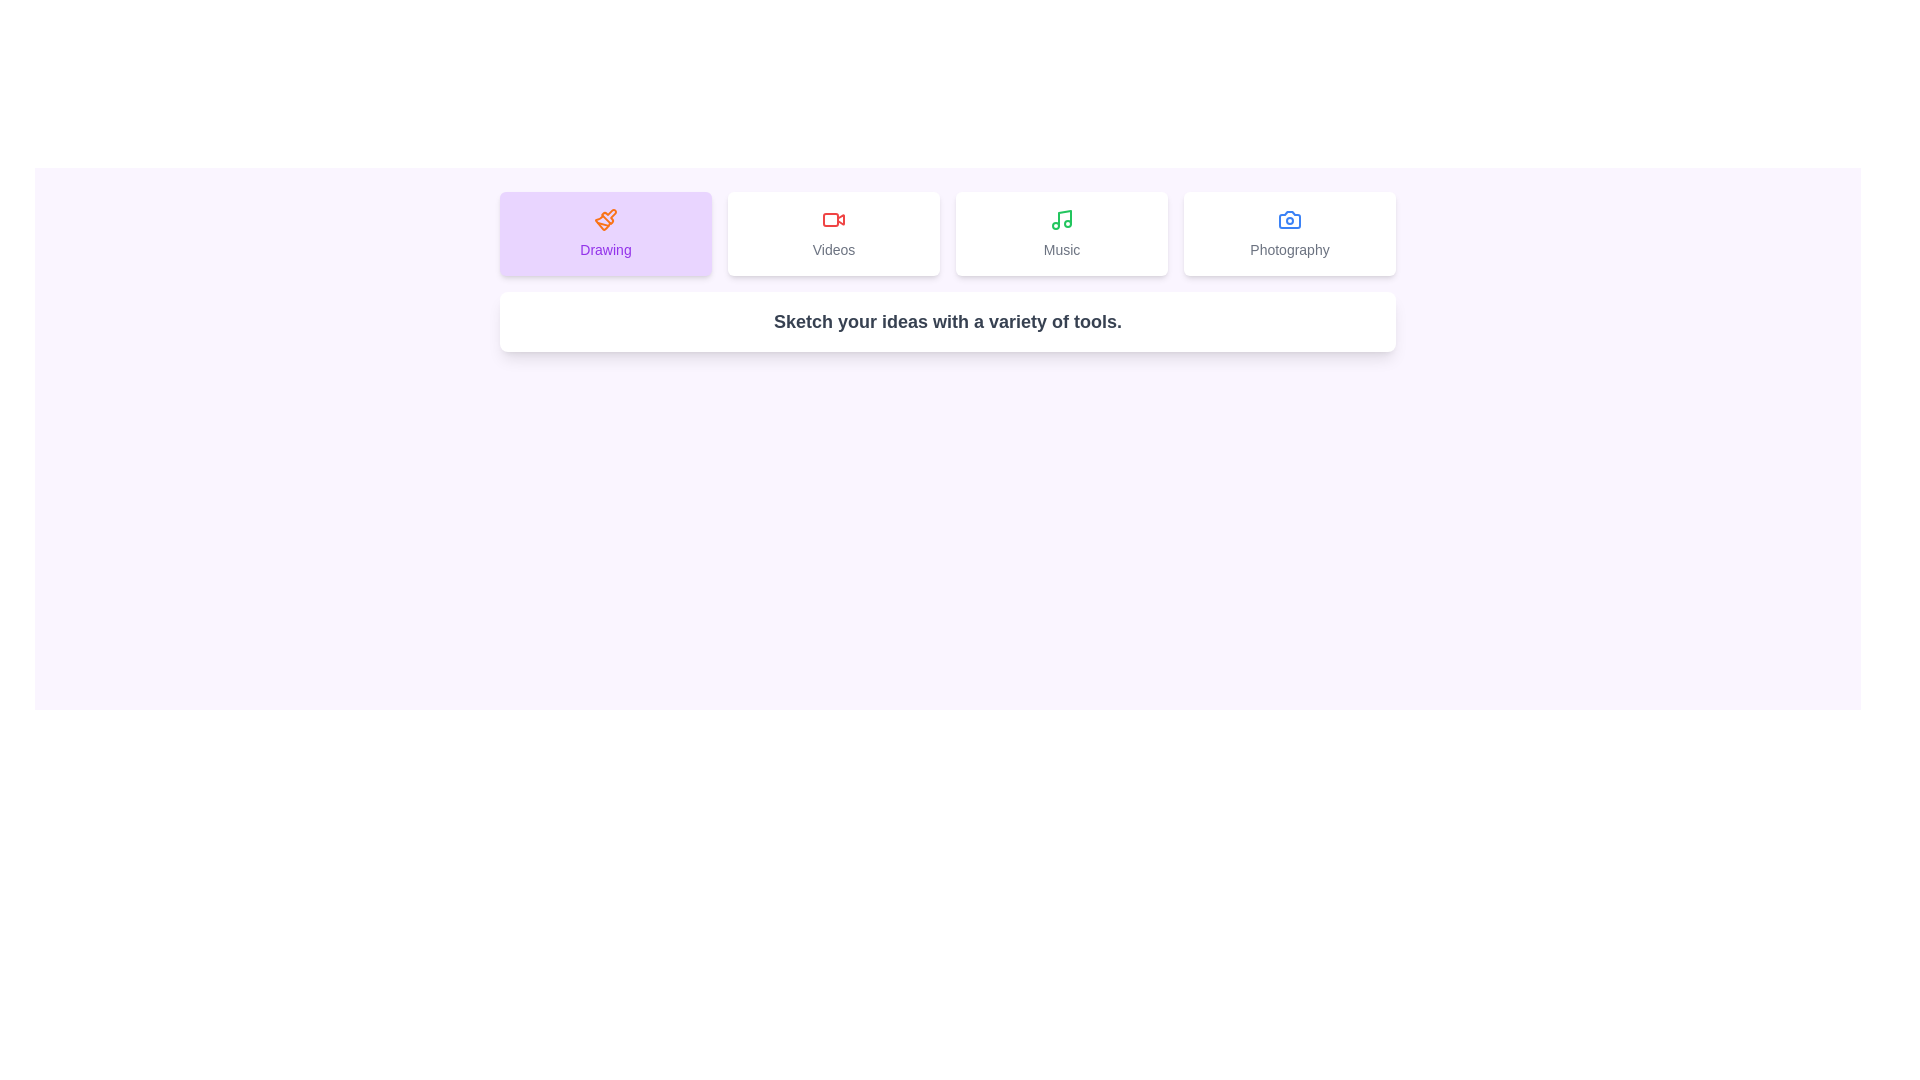 This screenshot has width=1920, height=1080. I want to click on the tab labeled Drawing to preview its hover effect, so click(604, 233).